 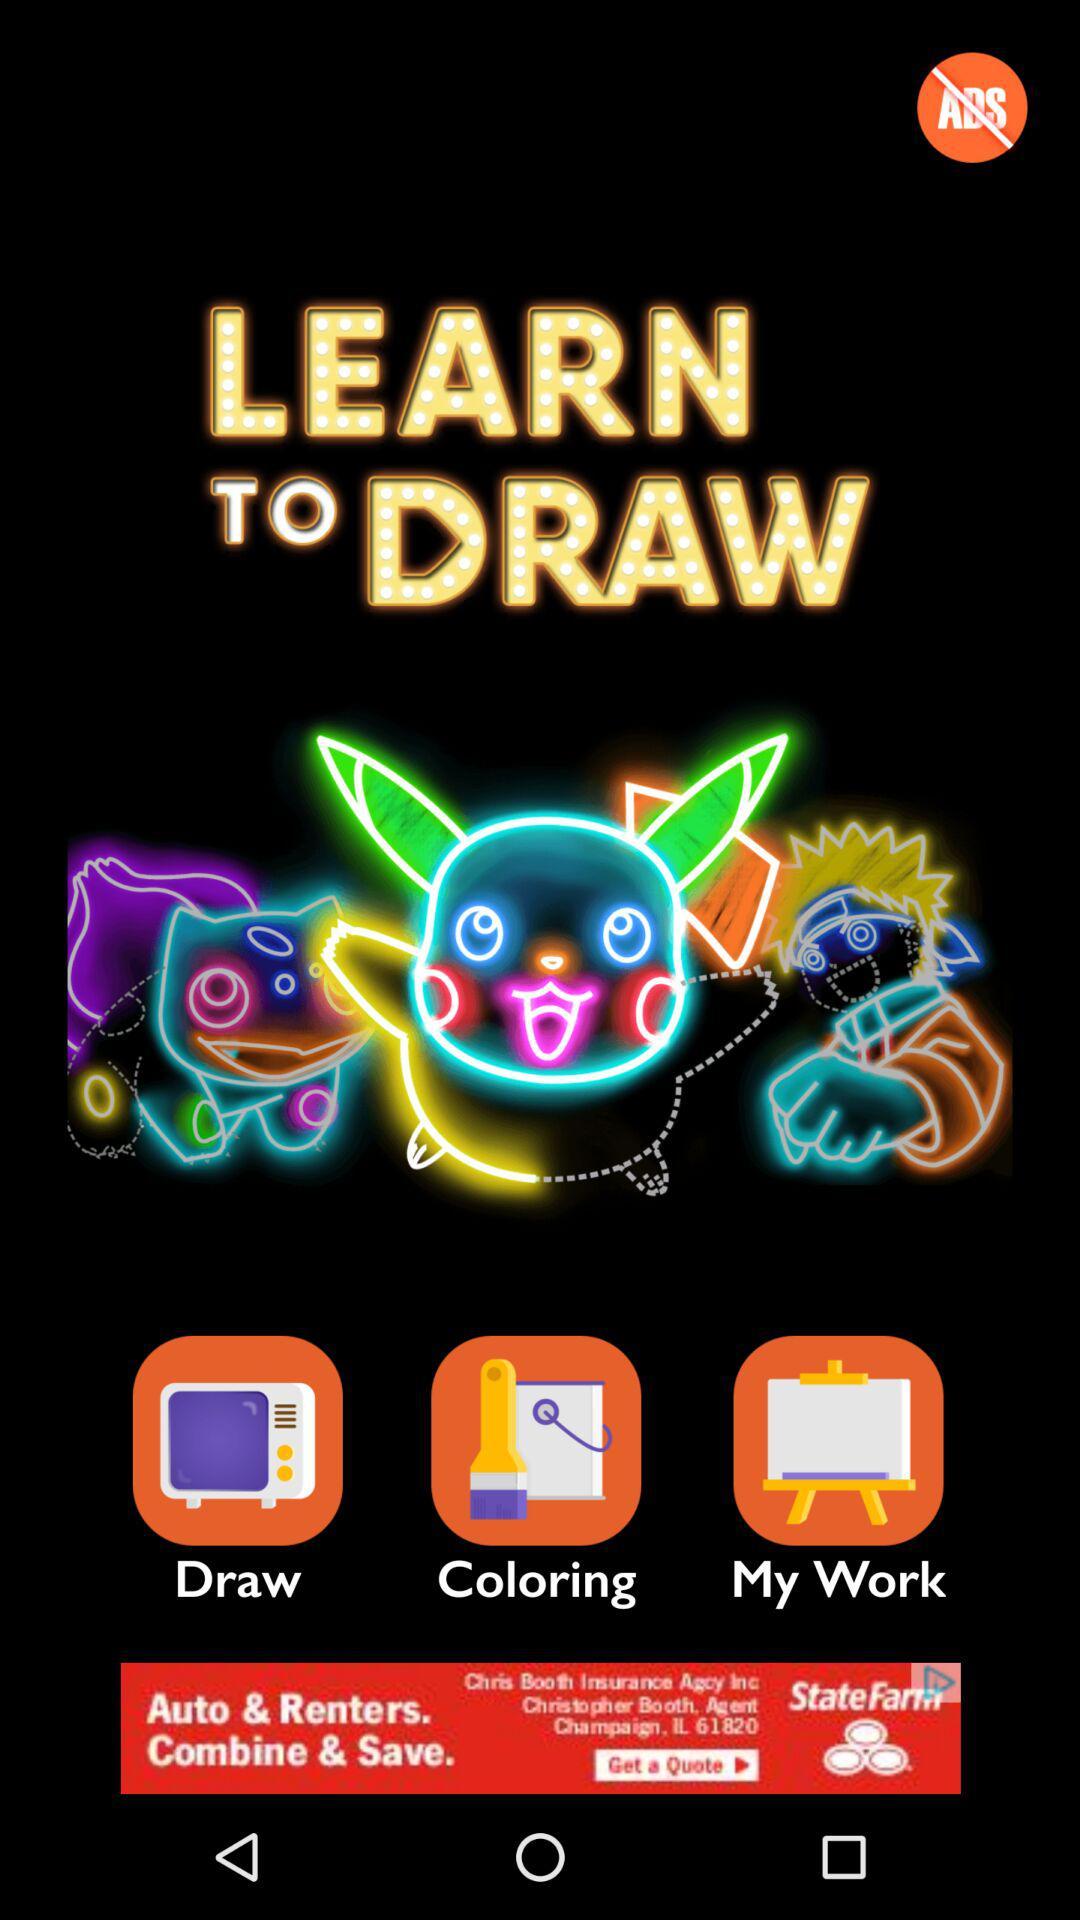 I want to click on coloring, so click(x=535, y=1441).